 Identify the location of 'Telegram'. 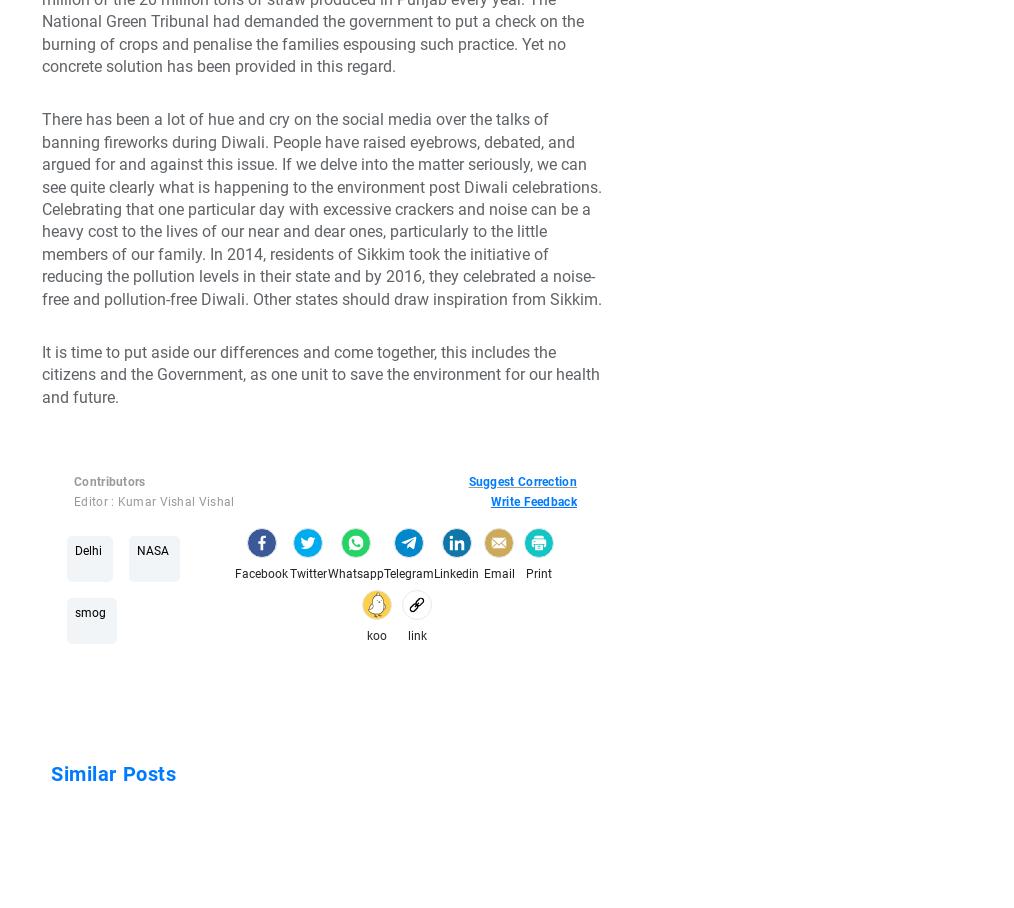
(408, 574).